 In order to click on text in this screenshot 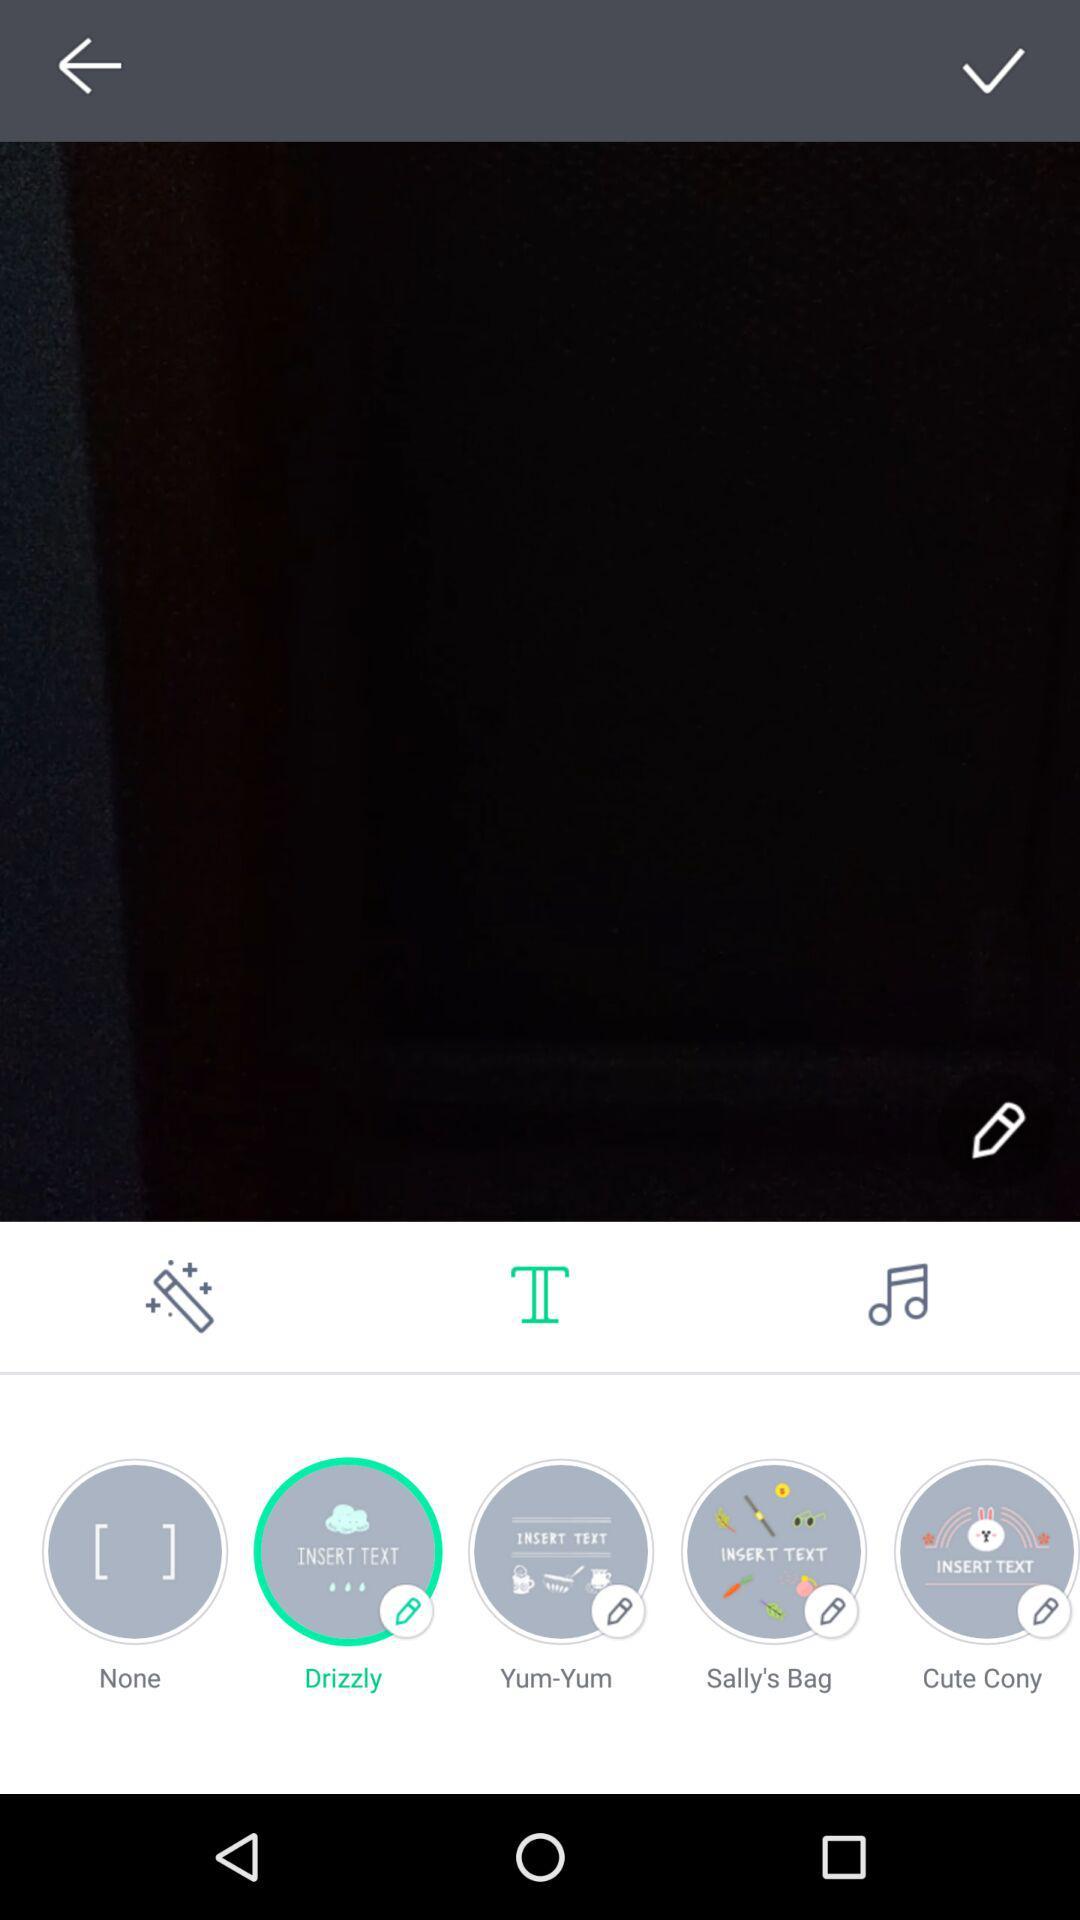, I will do `click(540, 1296)`.